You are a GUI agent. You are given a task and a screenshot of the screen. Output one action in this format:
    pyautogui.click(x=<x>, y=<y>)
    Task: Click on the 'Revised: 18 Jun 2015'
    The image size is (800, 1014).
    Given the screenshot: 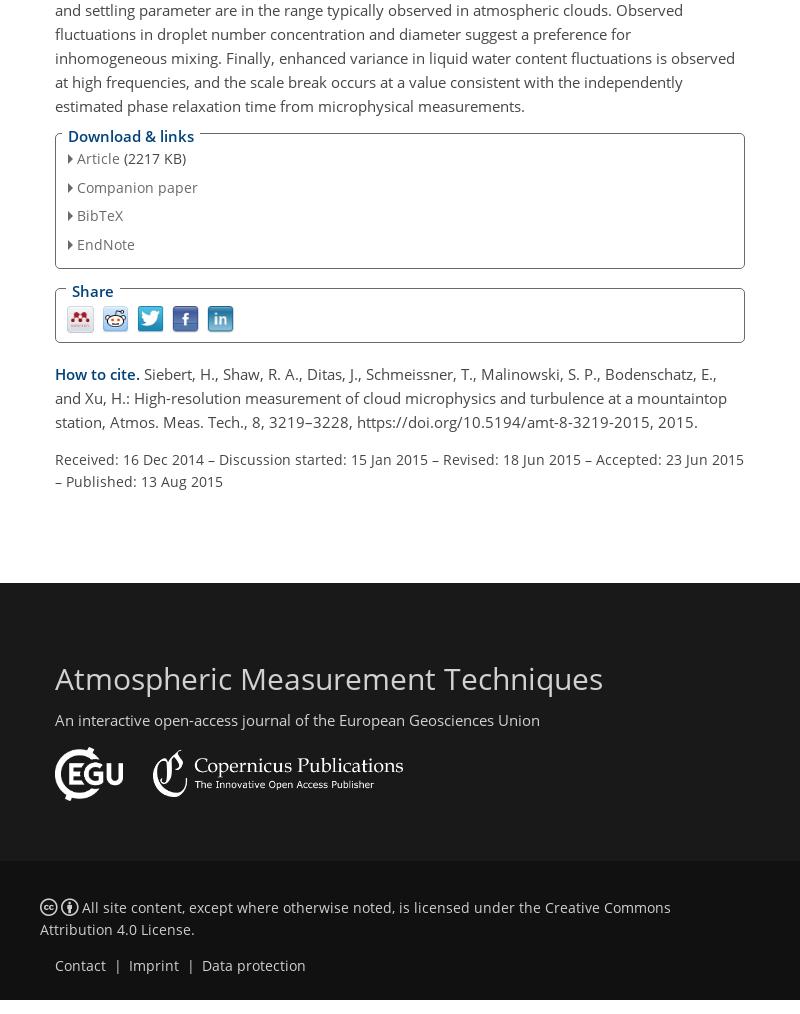 What is the action you would take?
    pyautogui.click(x=441, y=459)
    